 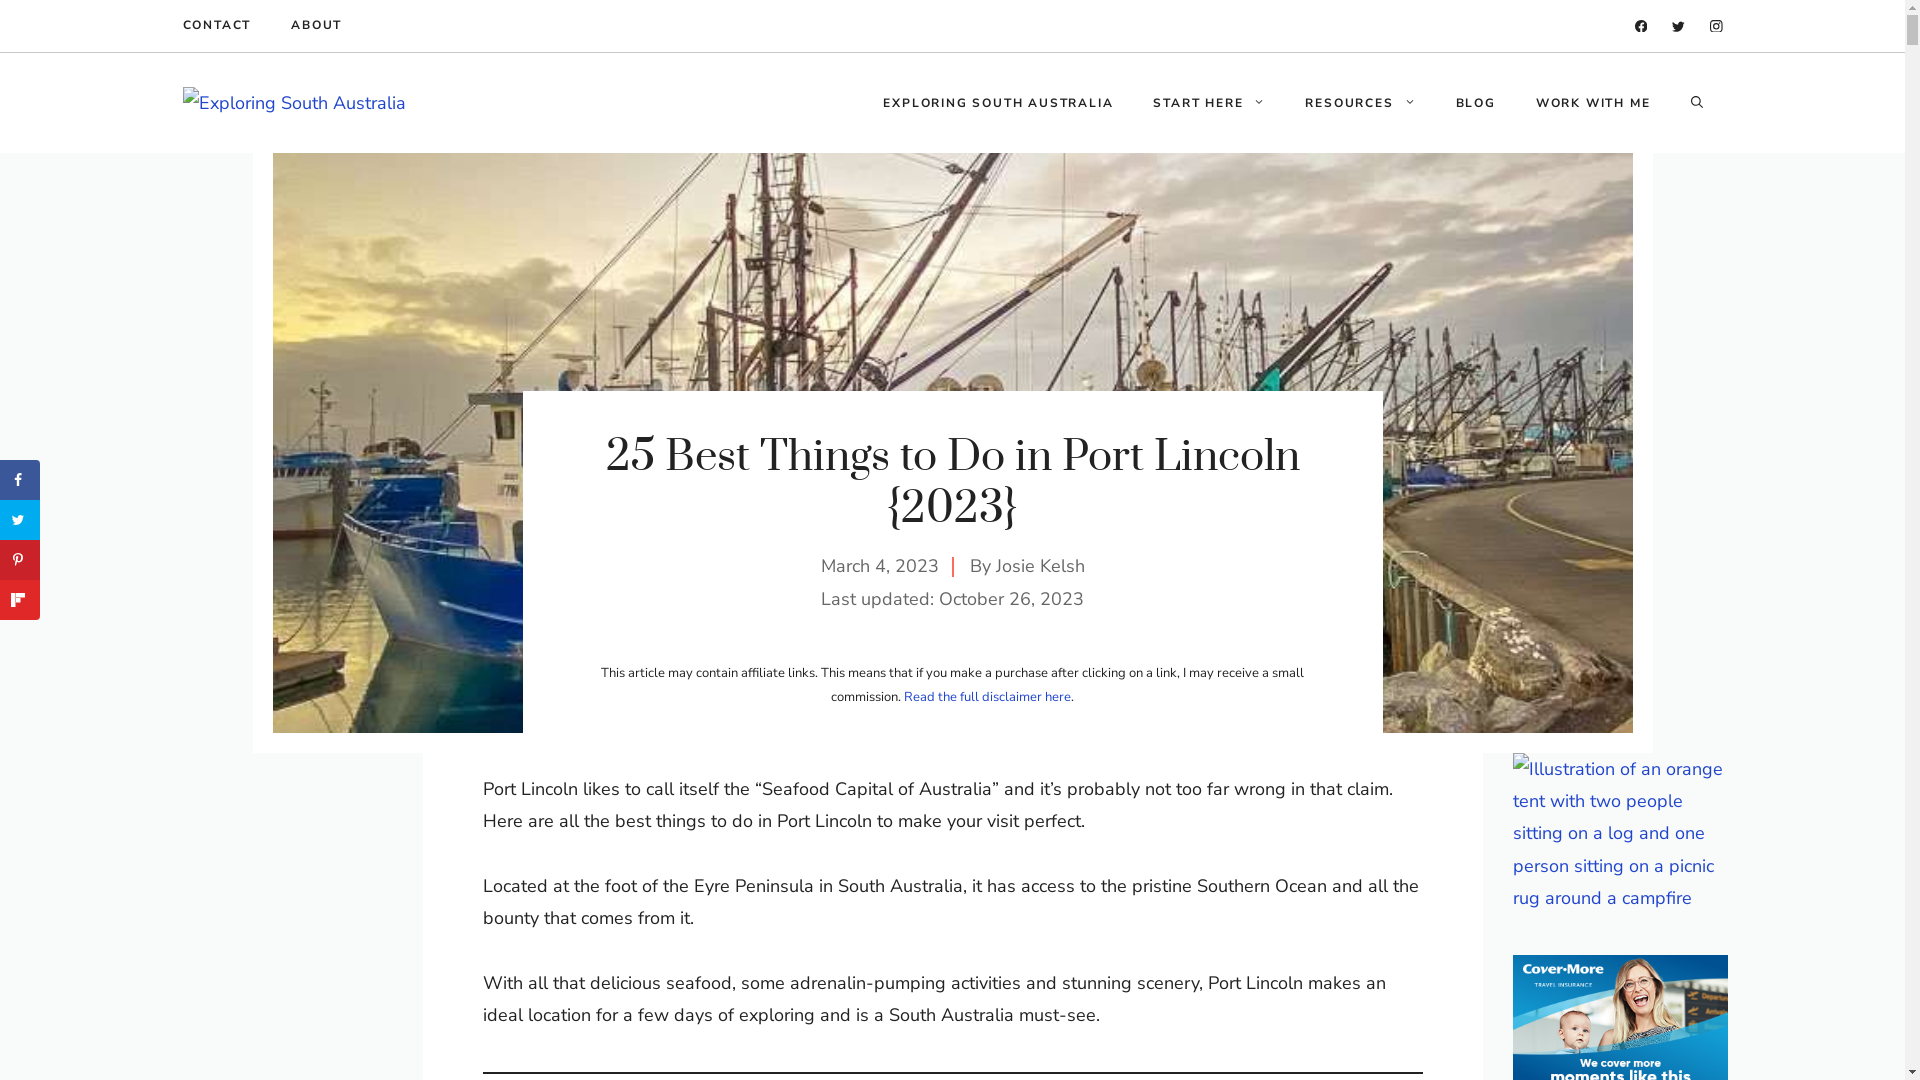 What do you see at coordinates (19, 479) in the screenshot?
I see `'Share on Facebook'` at bounding box center [19, 479].